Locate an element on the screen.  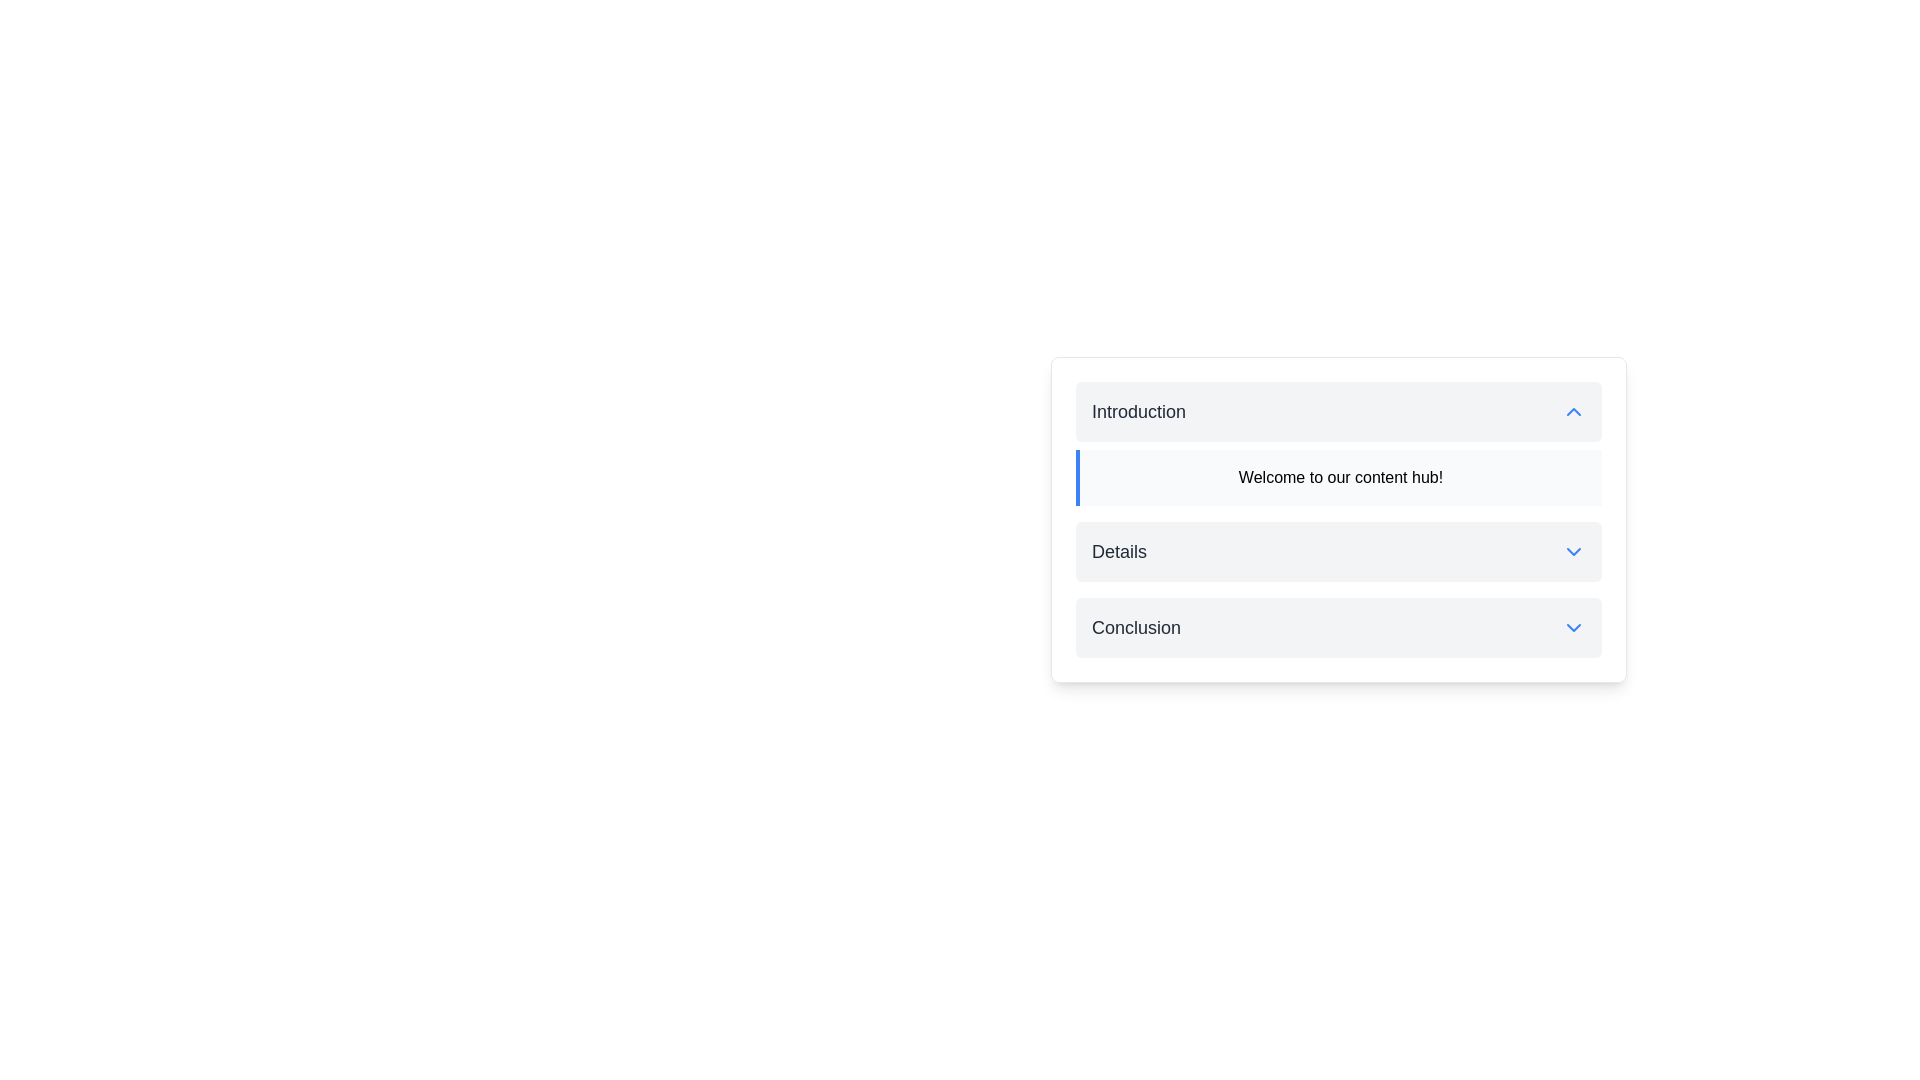
the 'Conclusion' text label element, which is styled with a medium-sized, bold font in dark gray is located at coordinates (1136, 627).